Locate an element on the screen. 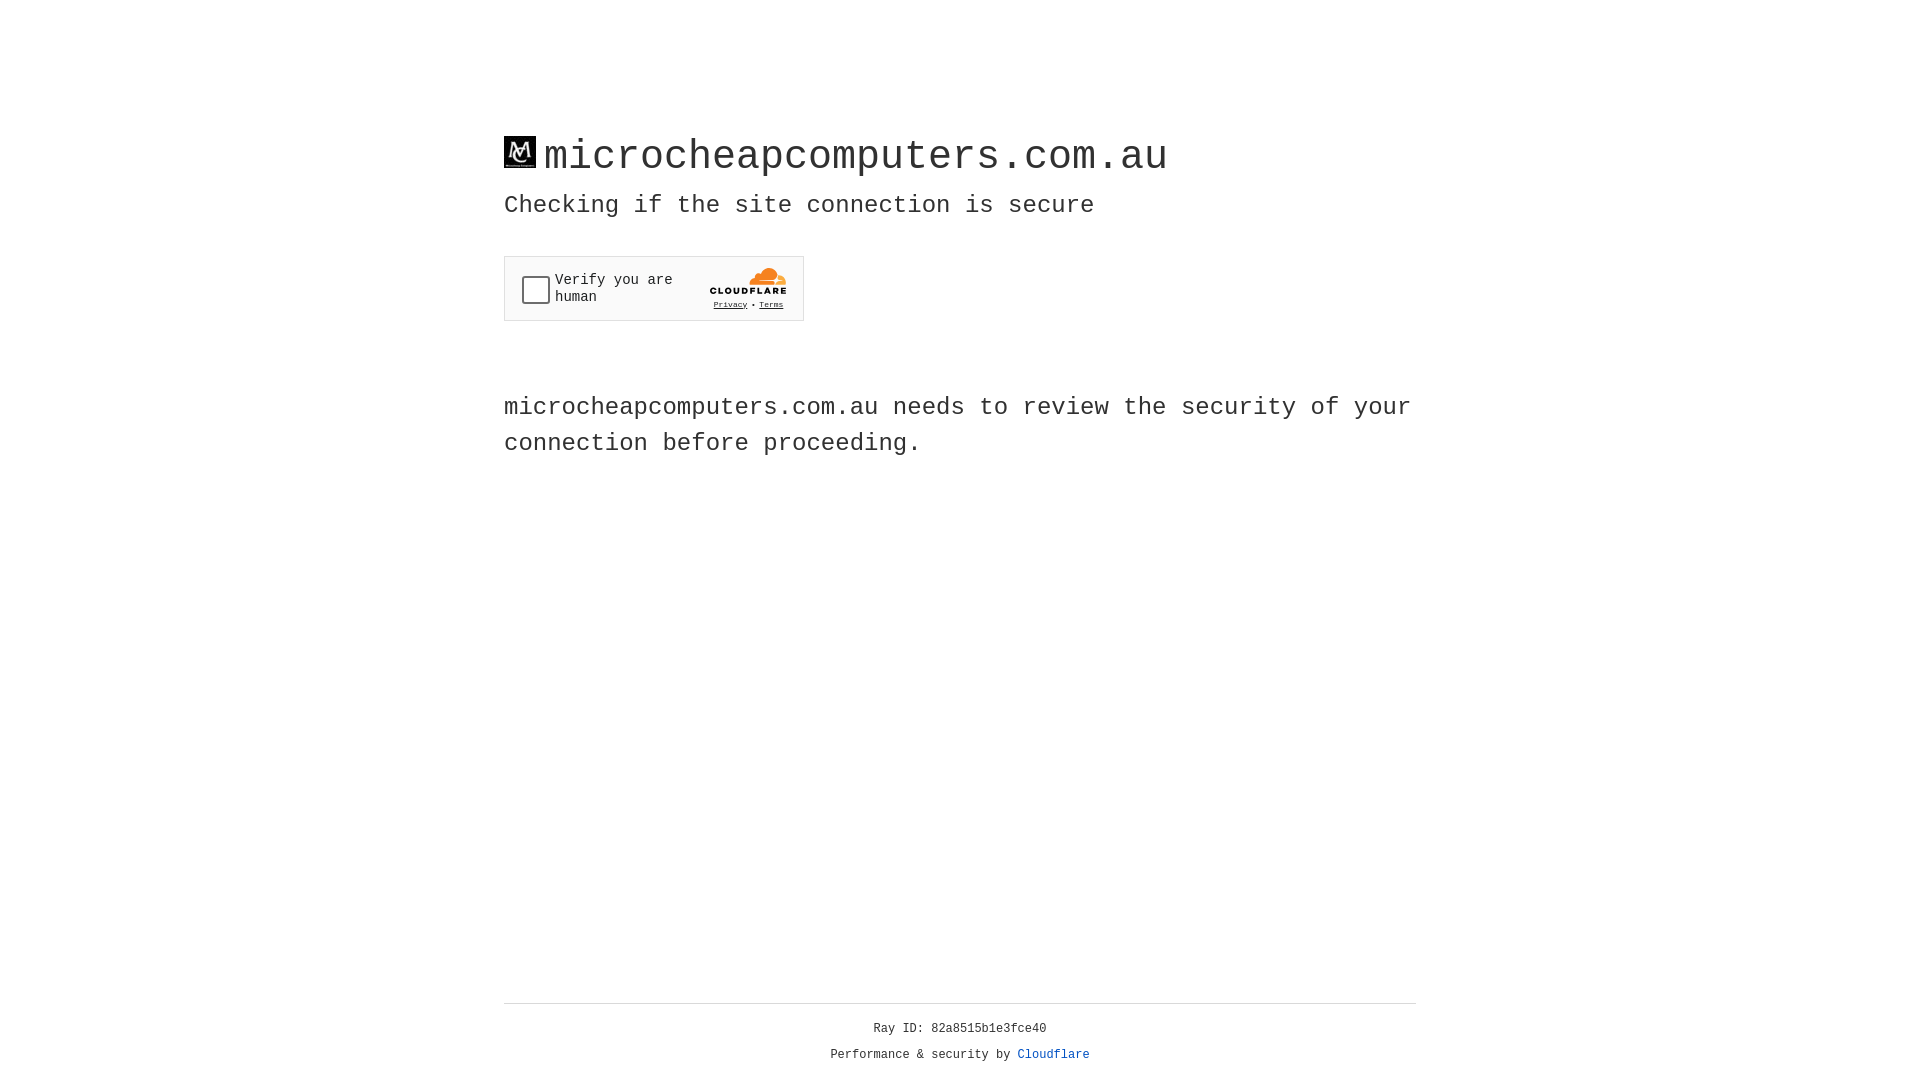  'Cloudflare' is located at coordinates (1053, 1054).